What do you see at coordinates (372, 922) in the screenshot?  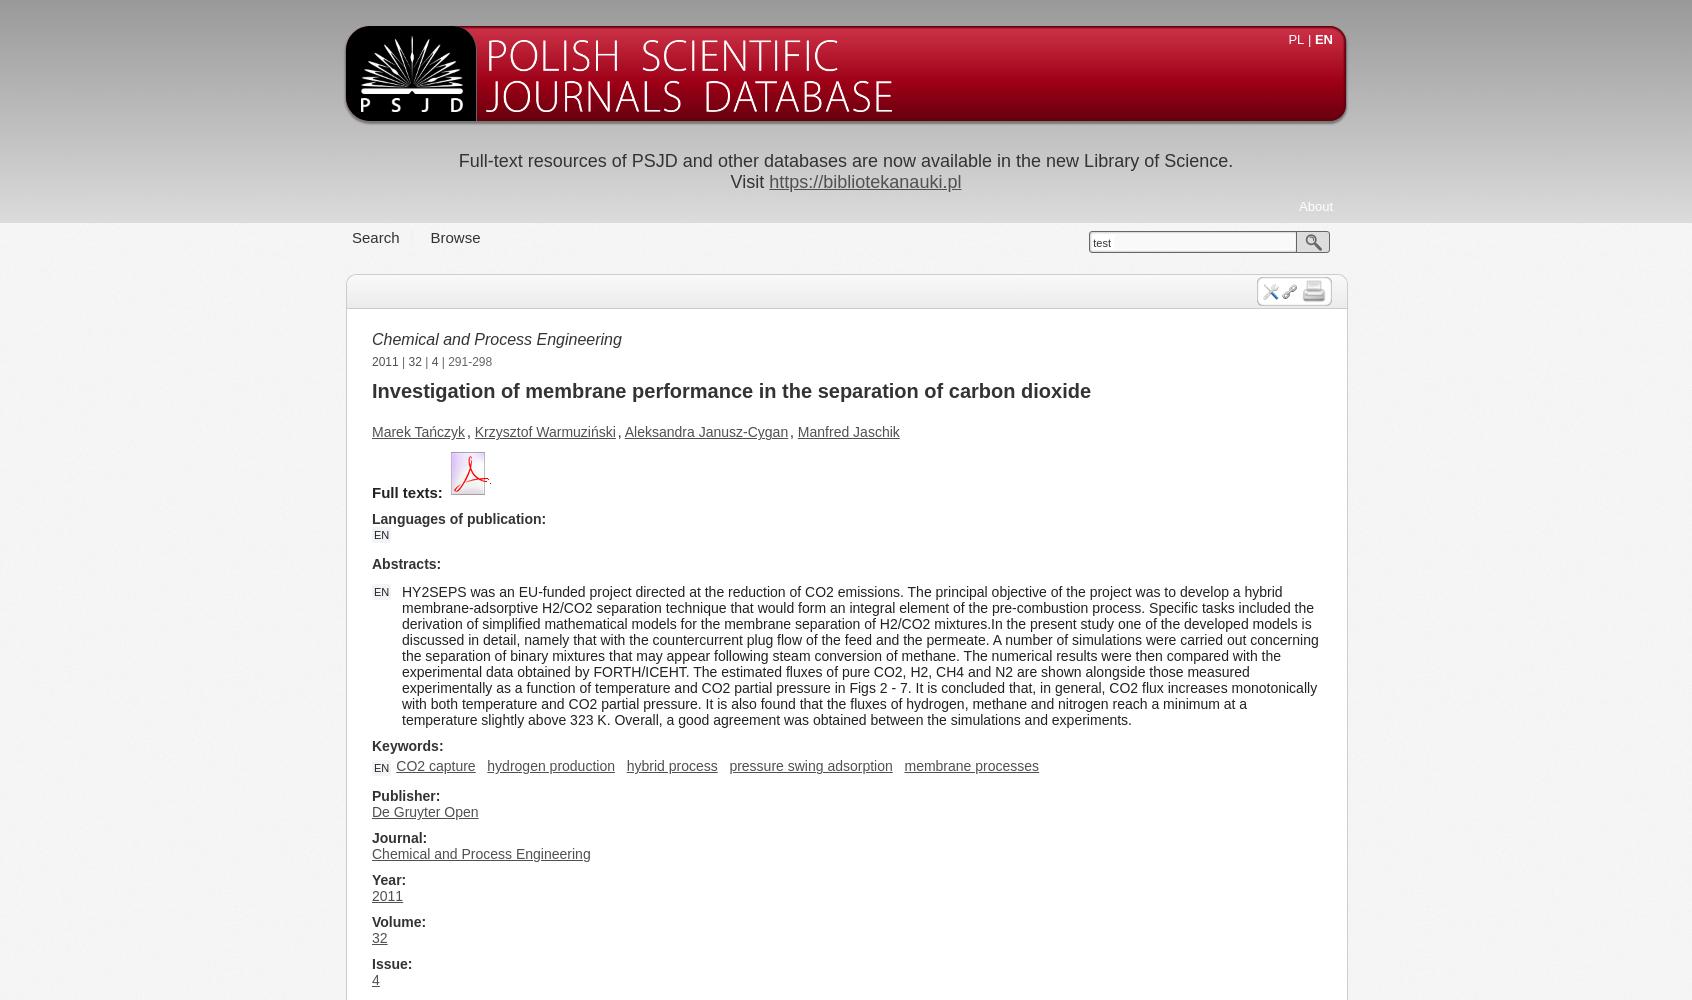 I see `'Volume'` at bounding box center [372, 922].